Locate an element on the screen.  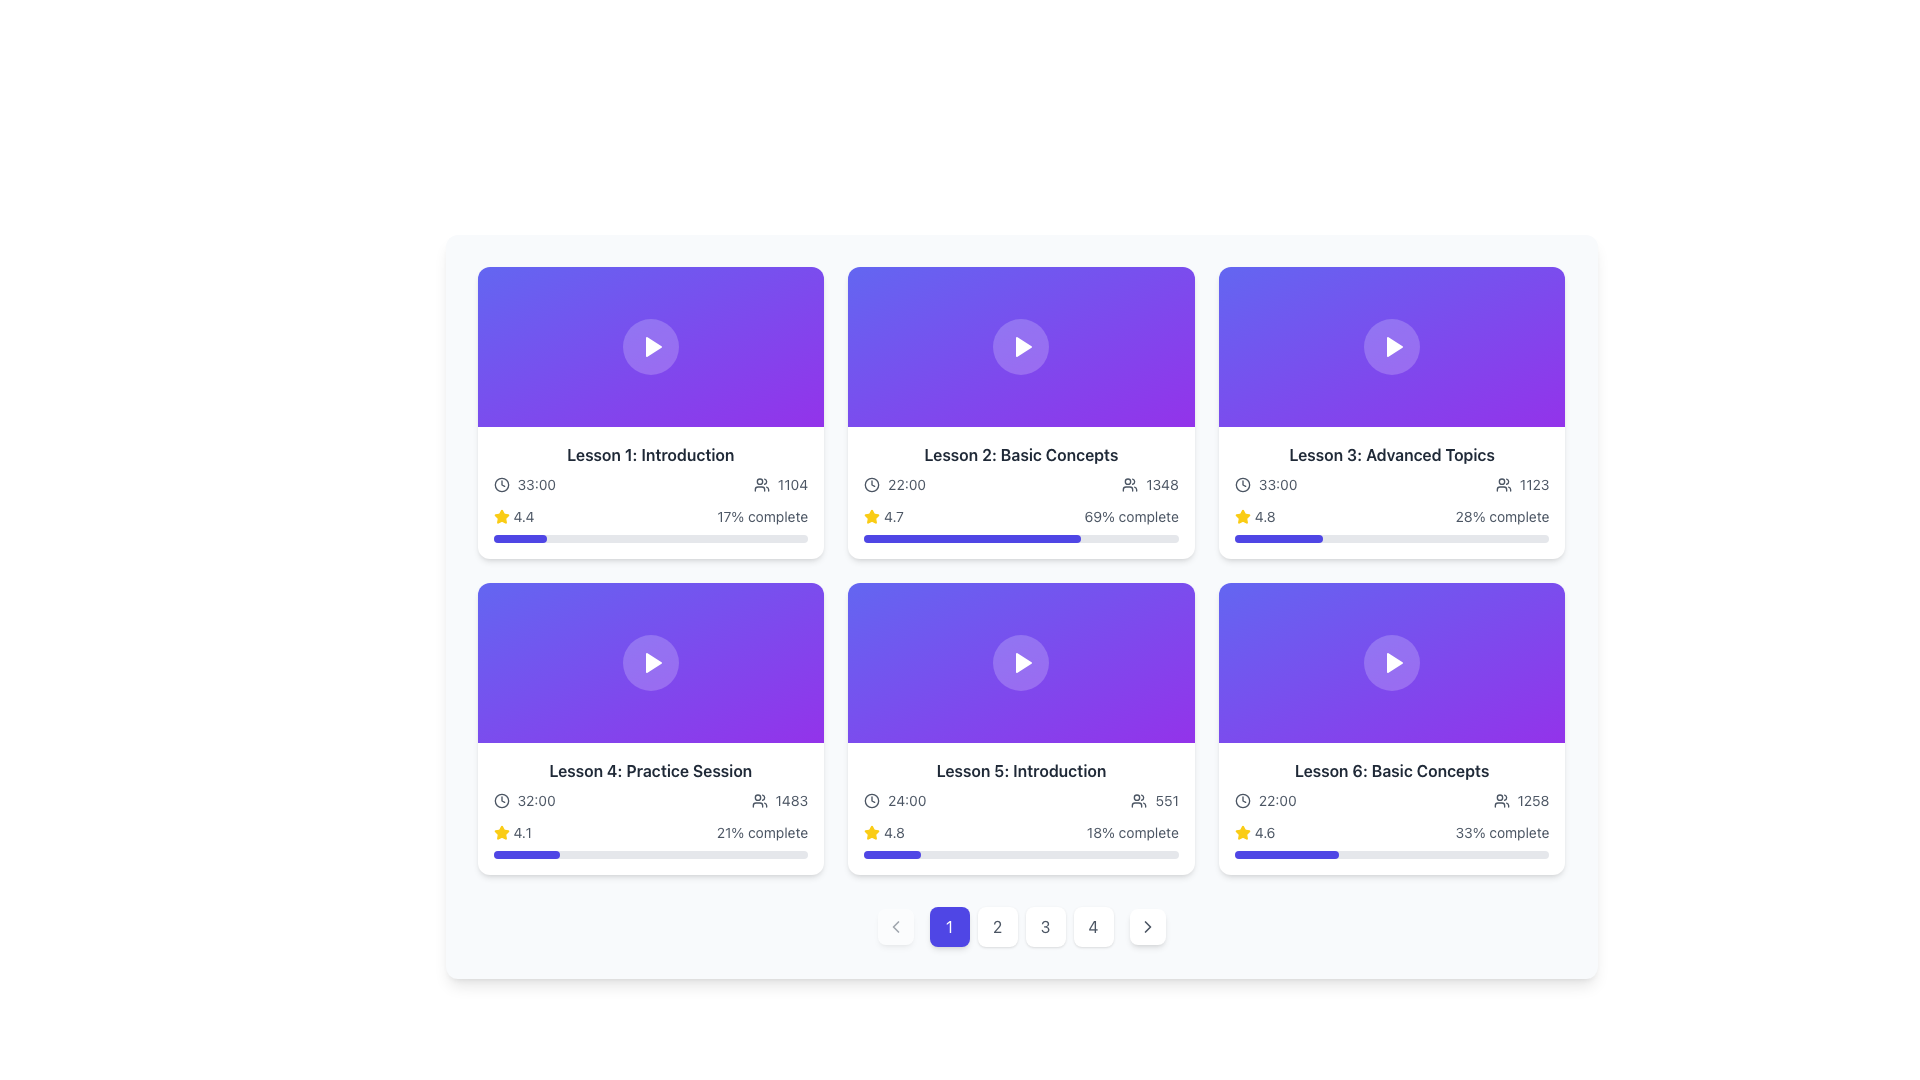
the star icon representing the rating score of '4.6' located at the bottom right of the 'Lesson 6: Basic Concepts' card is located at coordinates (1241, 833).